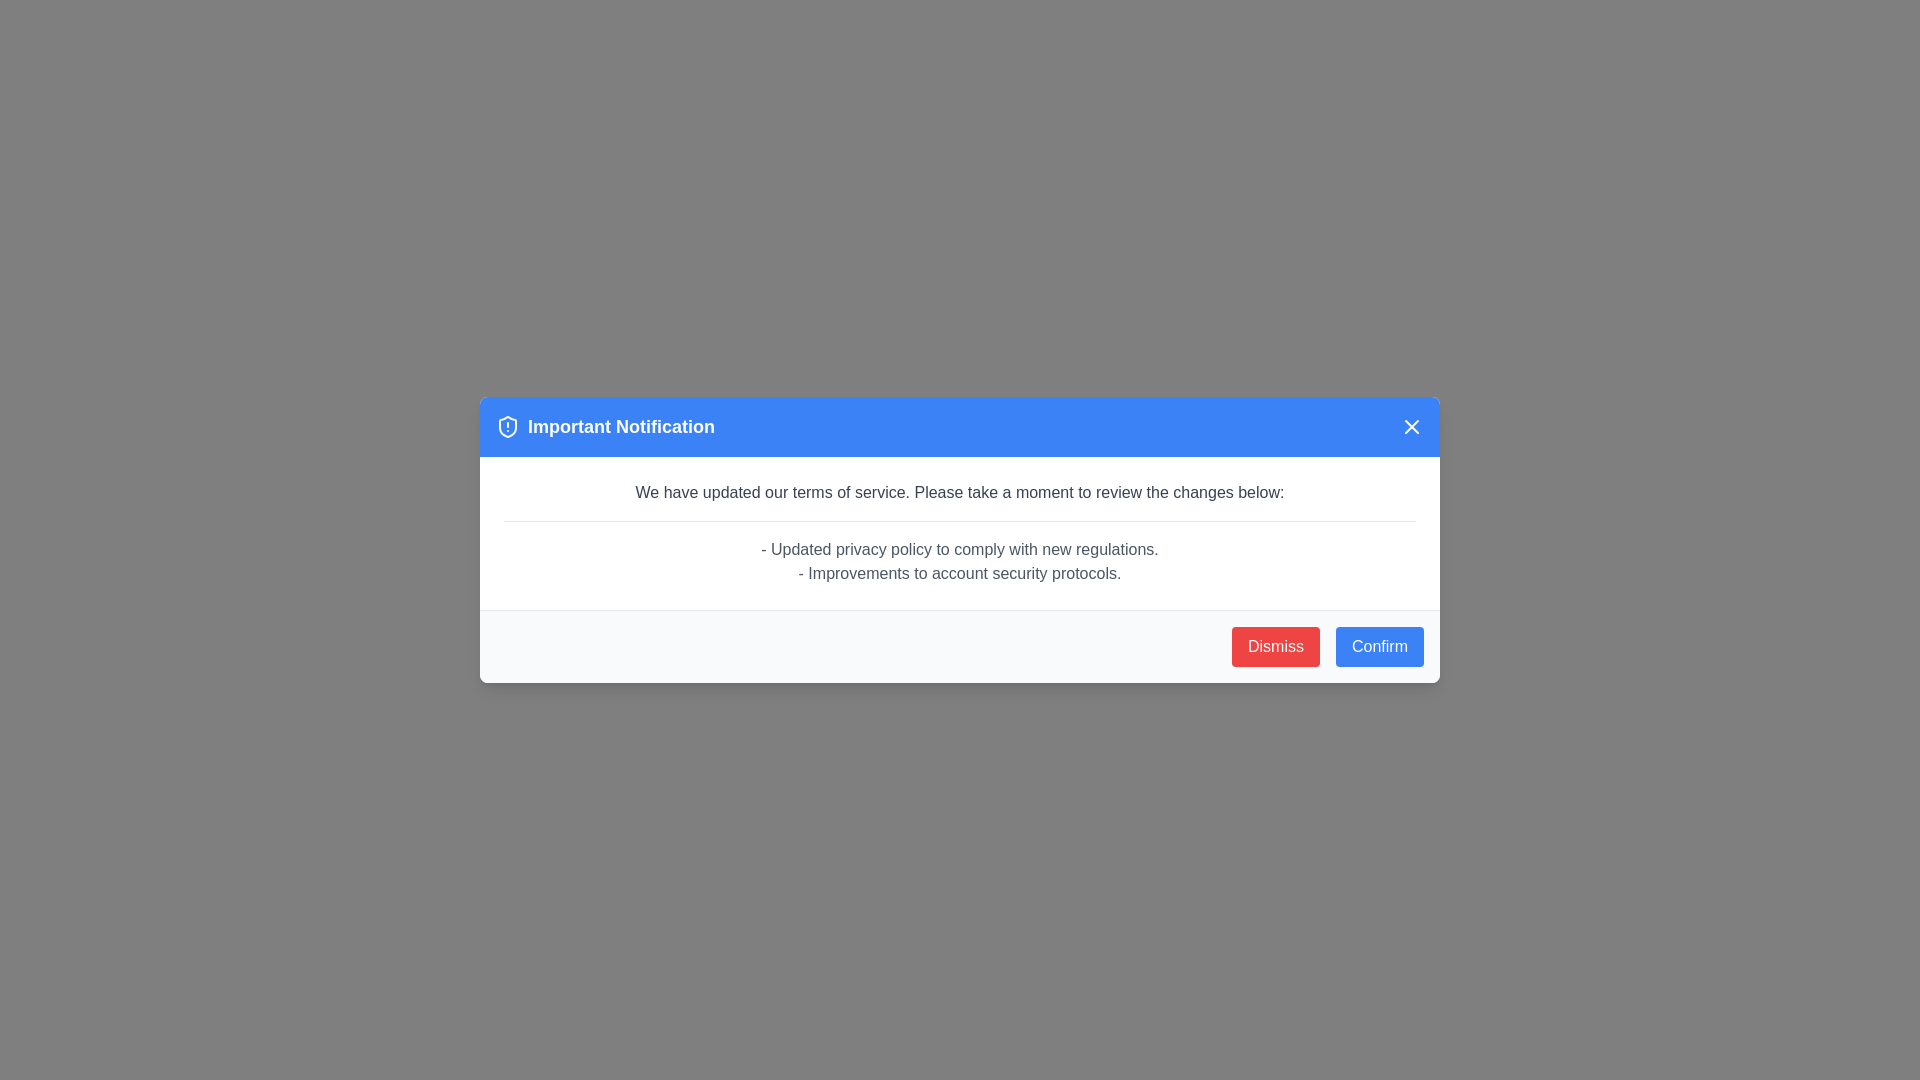 The width and height of the screenshot is (1920, 1080). I want to click on the 'Dismiss' button to close the notification, so click(1275, 647).